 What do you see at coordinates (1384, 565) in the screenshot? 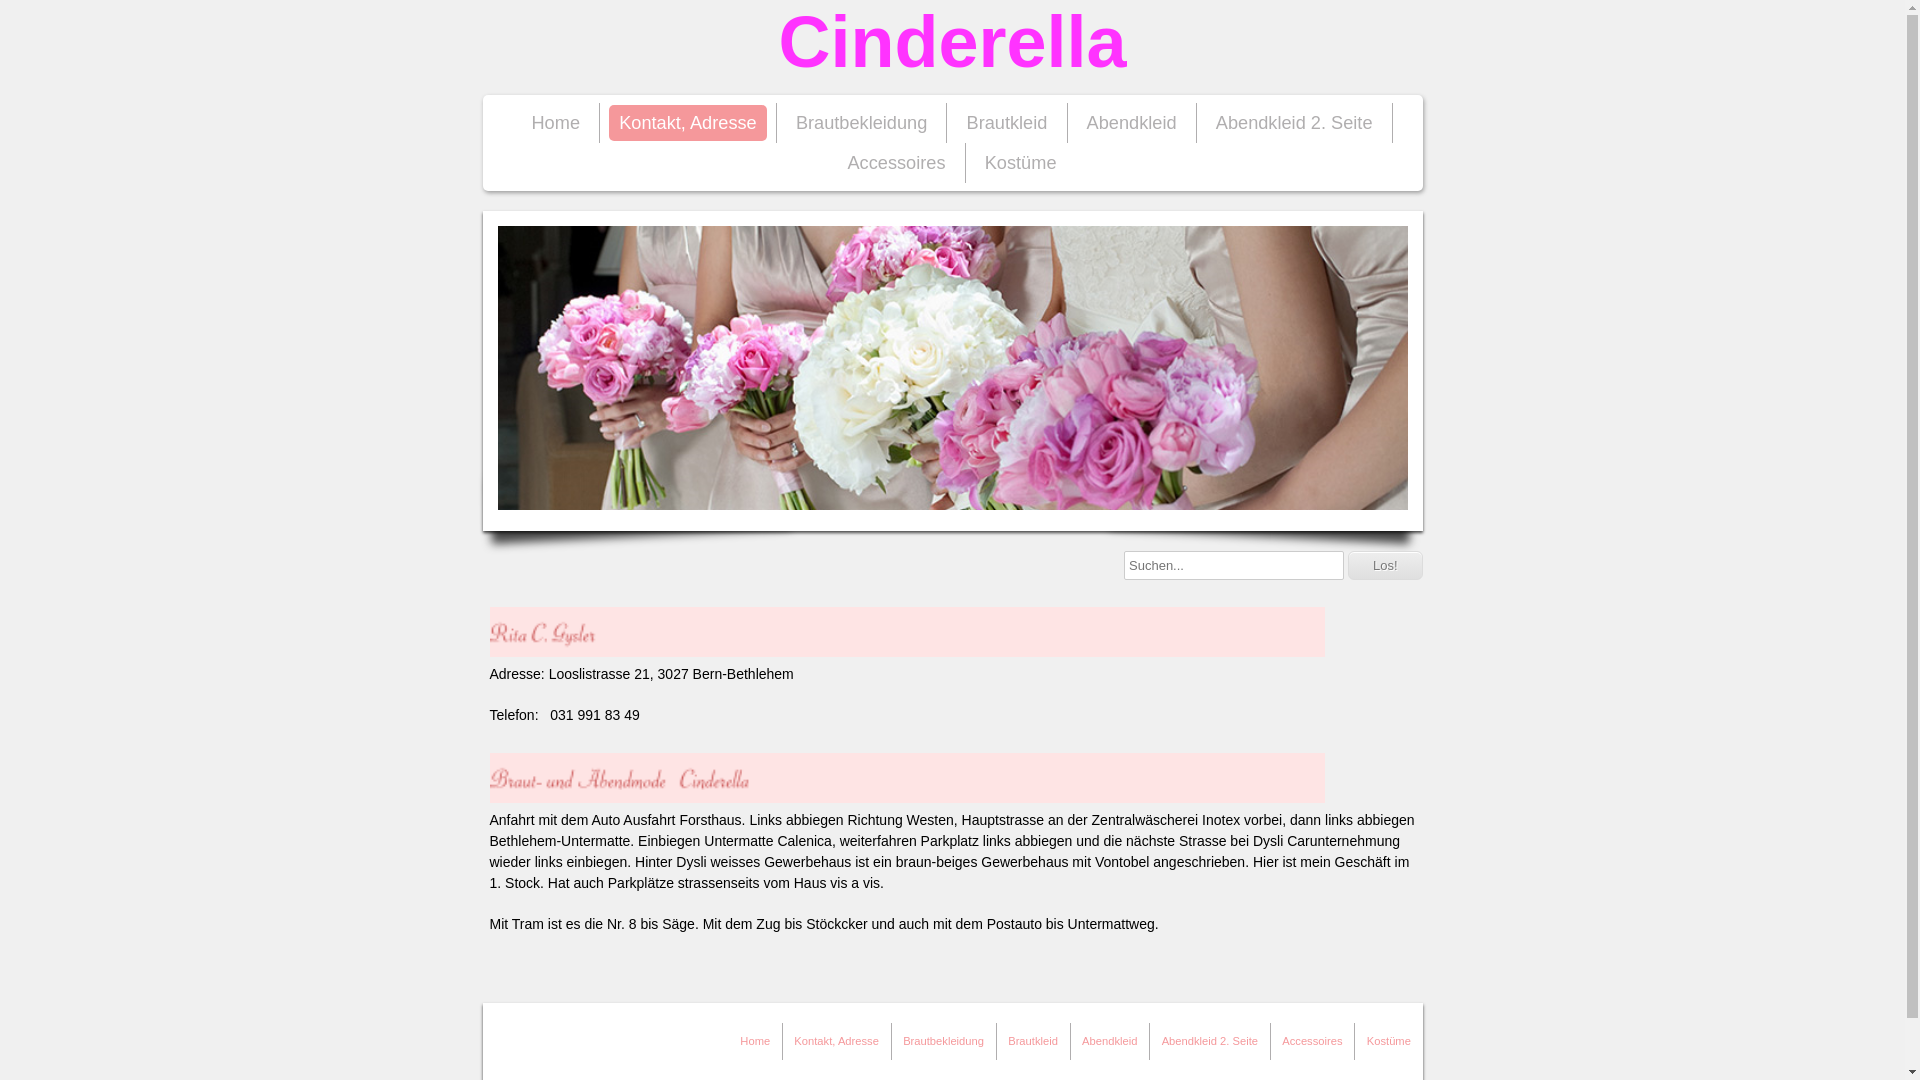
I see `'Los!'` at bounding box center [1384, 565].